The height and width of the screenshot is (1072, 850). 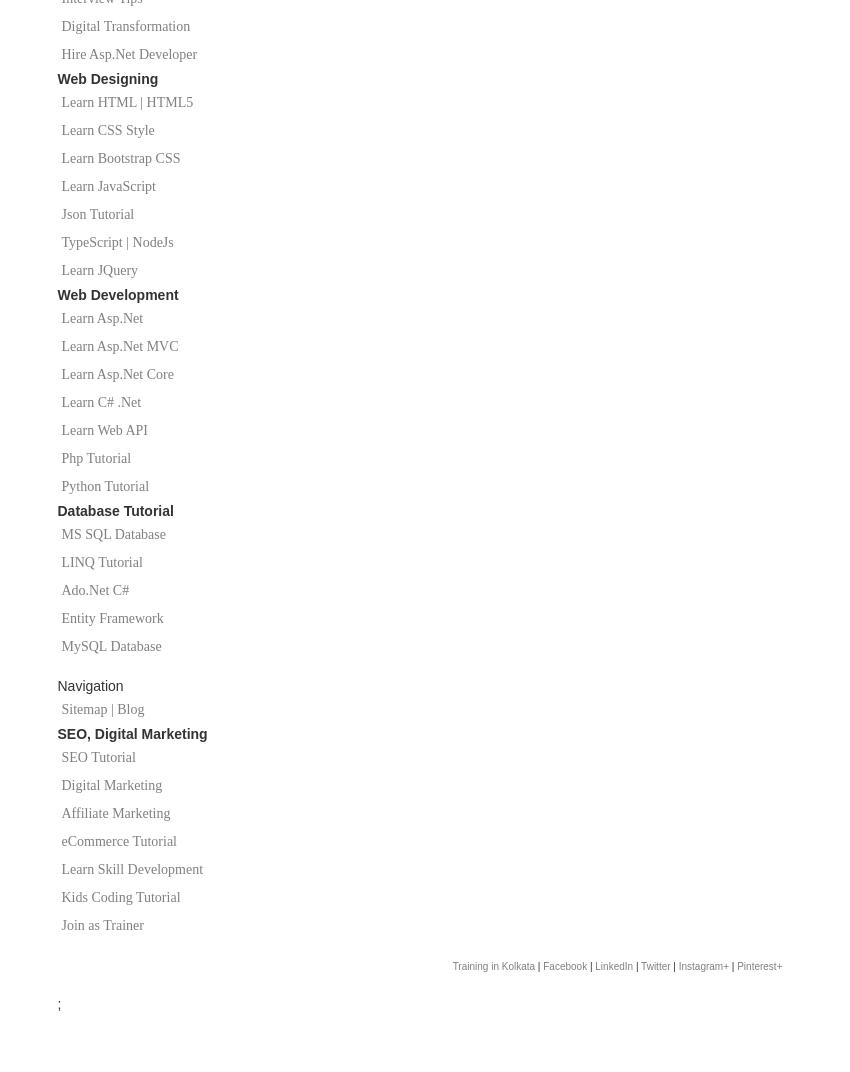 I want to click on 'eCommerce Tutorial', so click(x=118, y=840).